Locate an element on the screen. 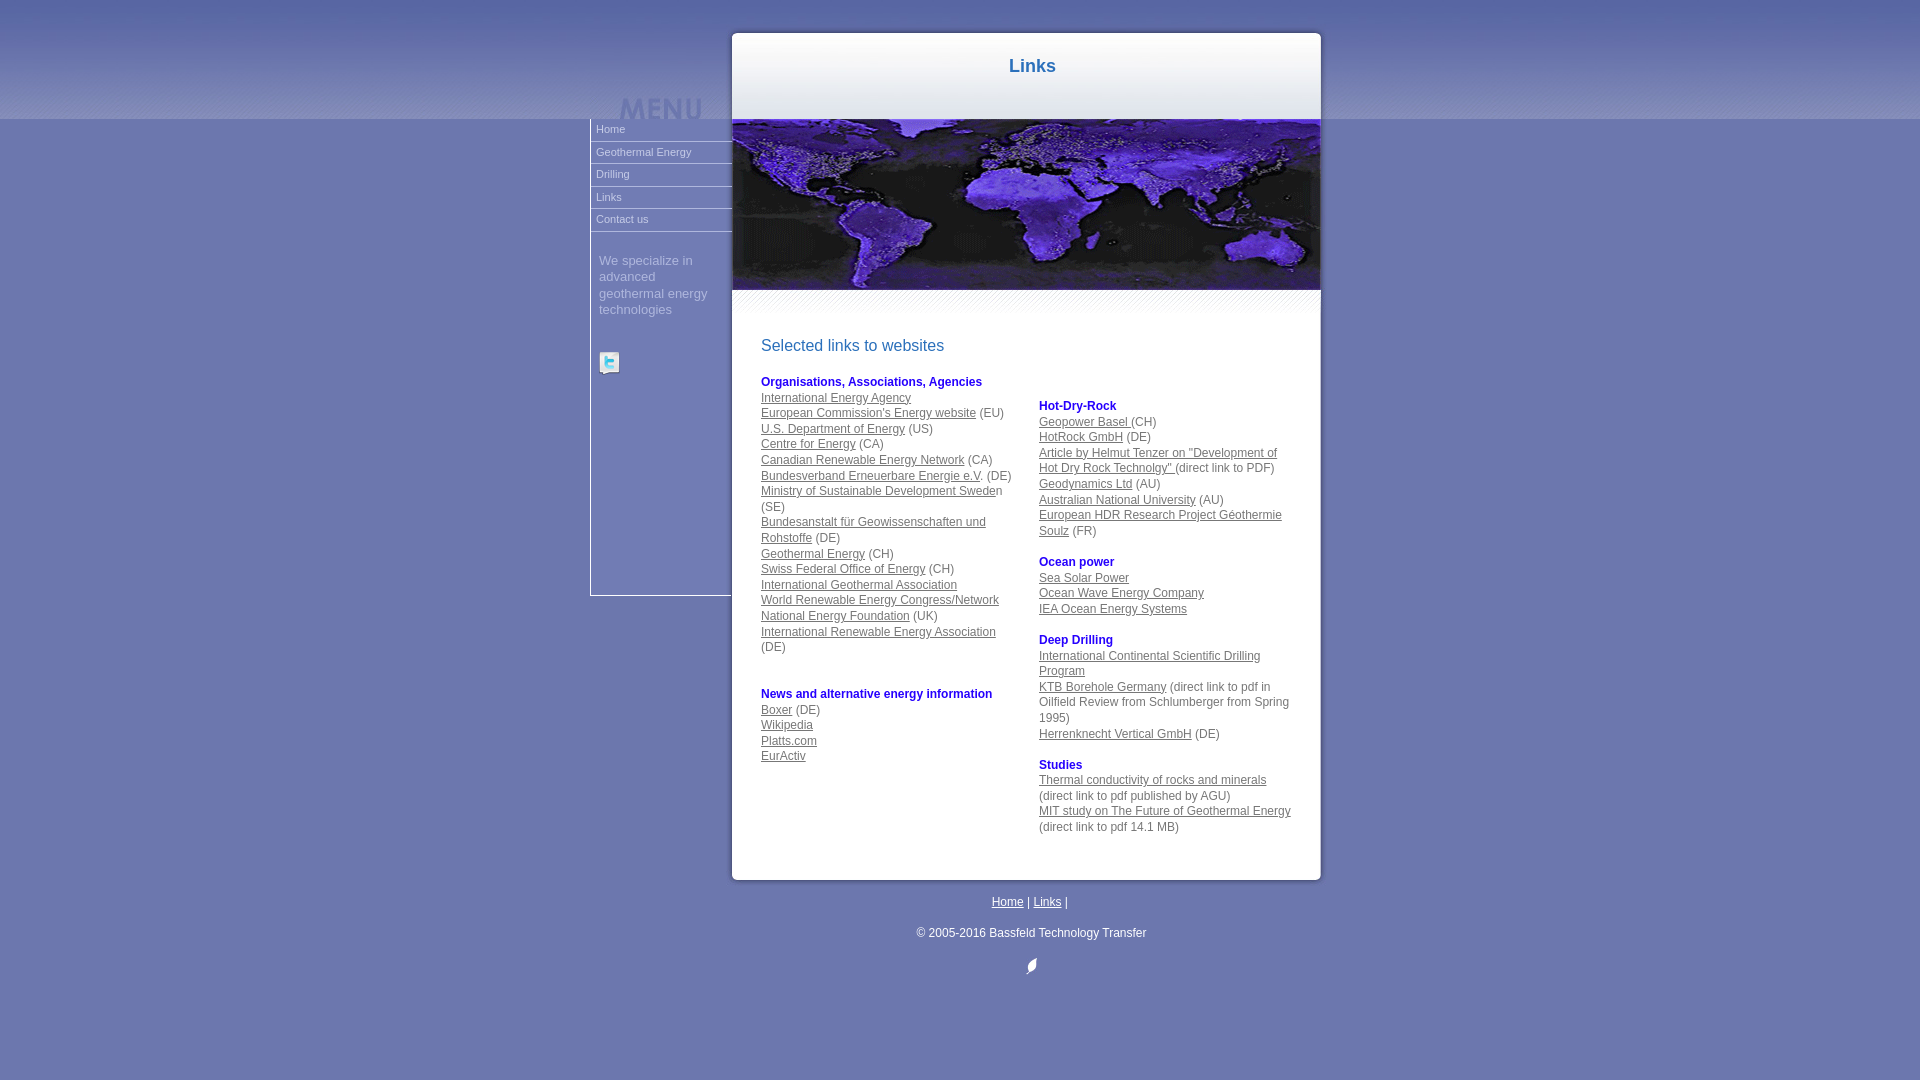 This screenshot has width=1920, height=1080. 'International Energy Agency' is located at coordinates (760, 397).